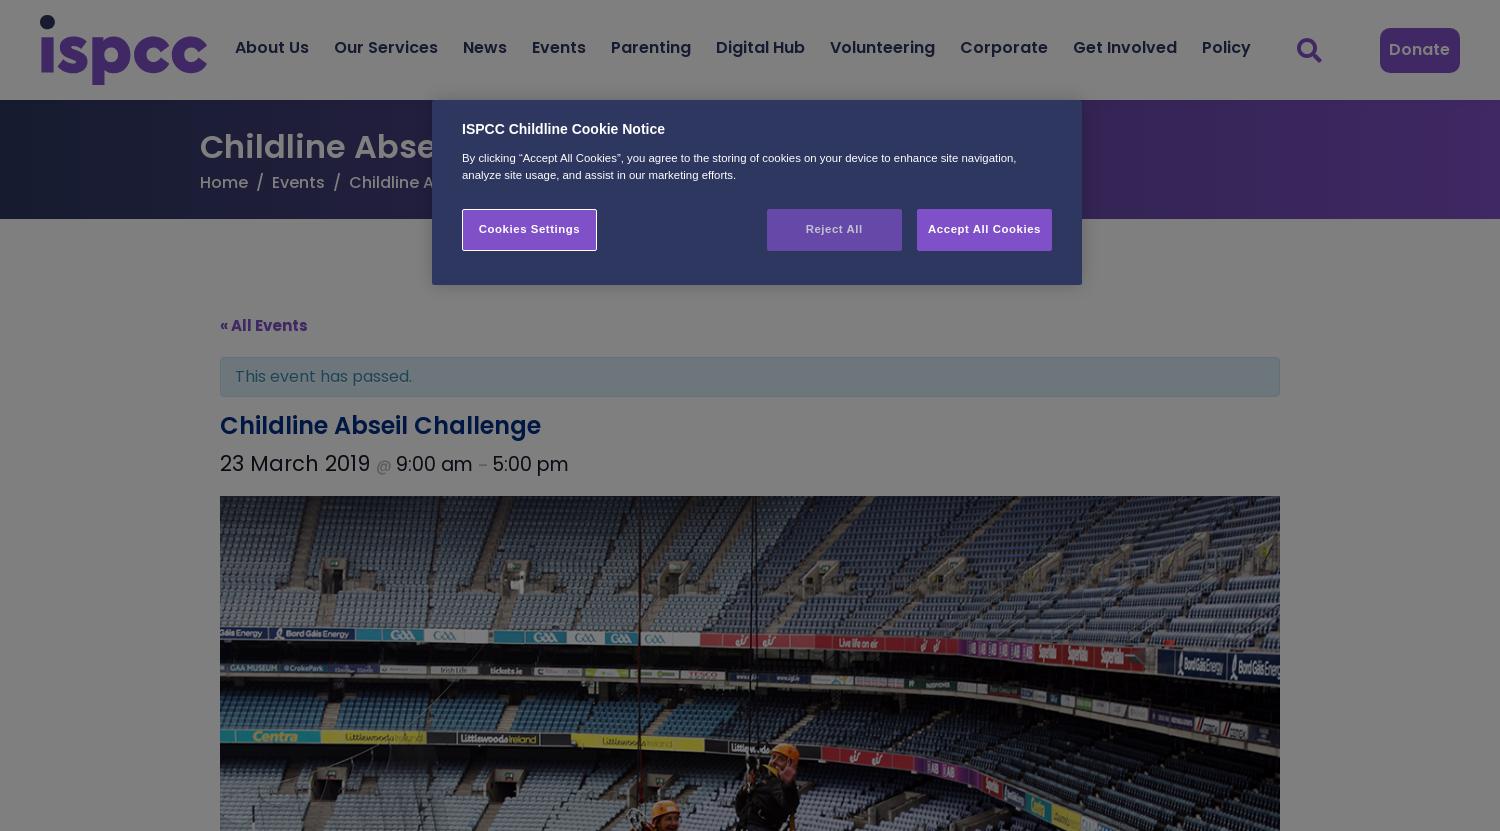 The height and width of the screenshot is (831, 1500). I want to click on '23 March 2019', so click(298, 463).